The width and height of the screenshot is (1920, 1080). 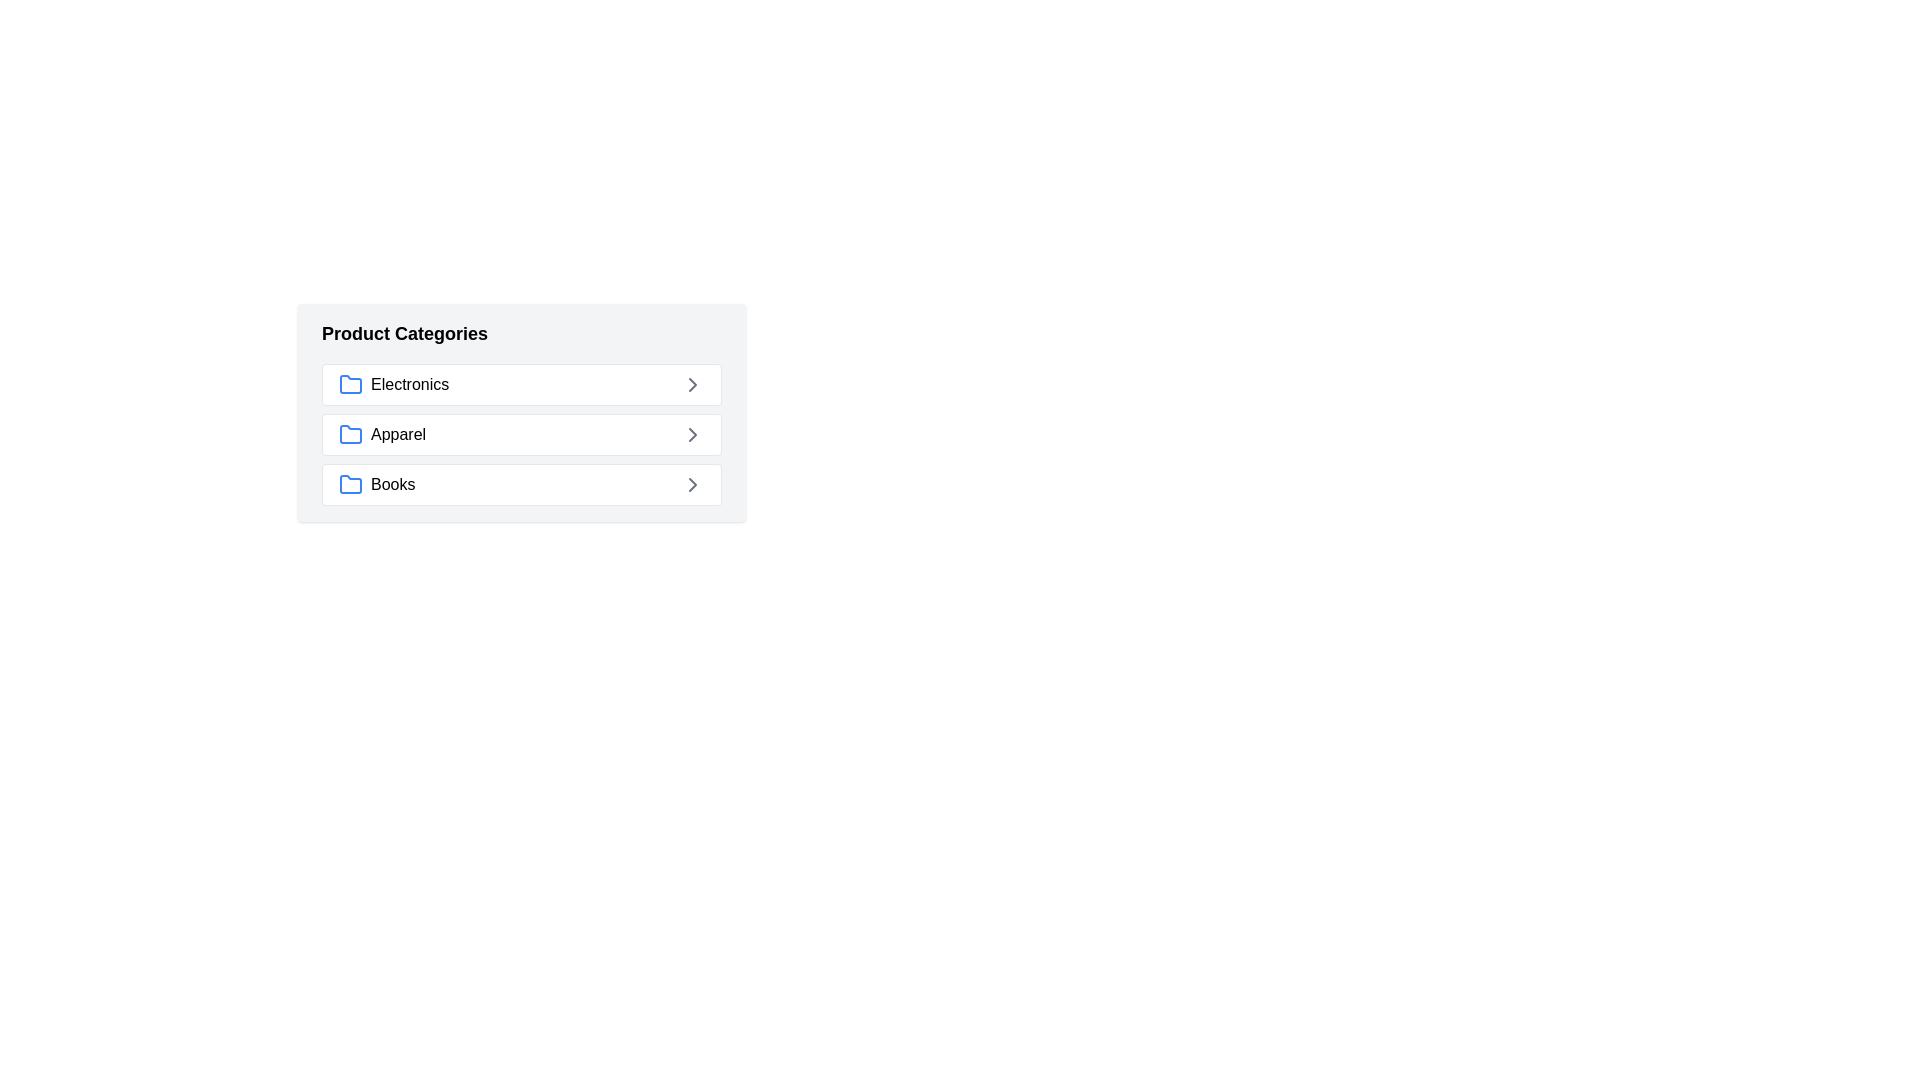 What do you see at coordinates (394, 385) in the screenshot?
I see `the first list item 'Electronics' with a blue folder icon under the 'Product Categories' heading` at bounding box center [394, 385].